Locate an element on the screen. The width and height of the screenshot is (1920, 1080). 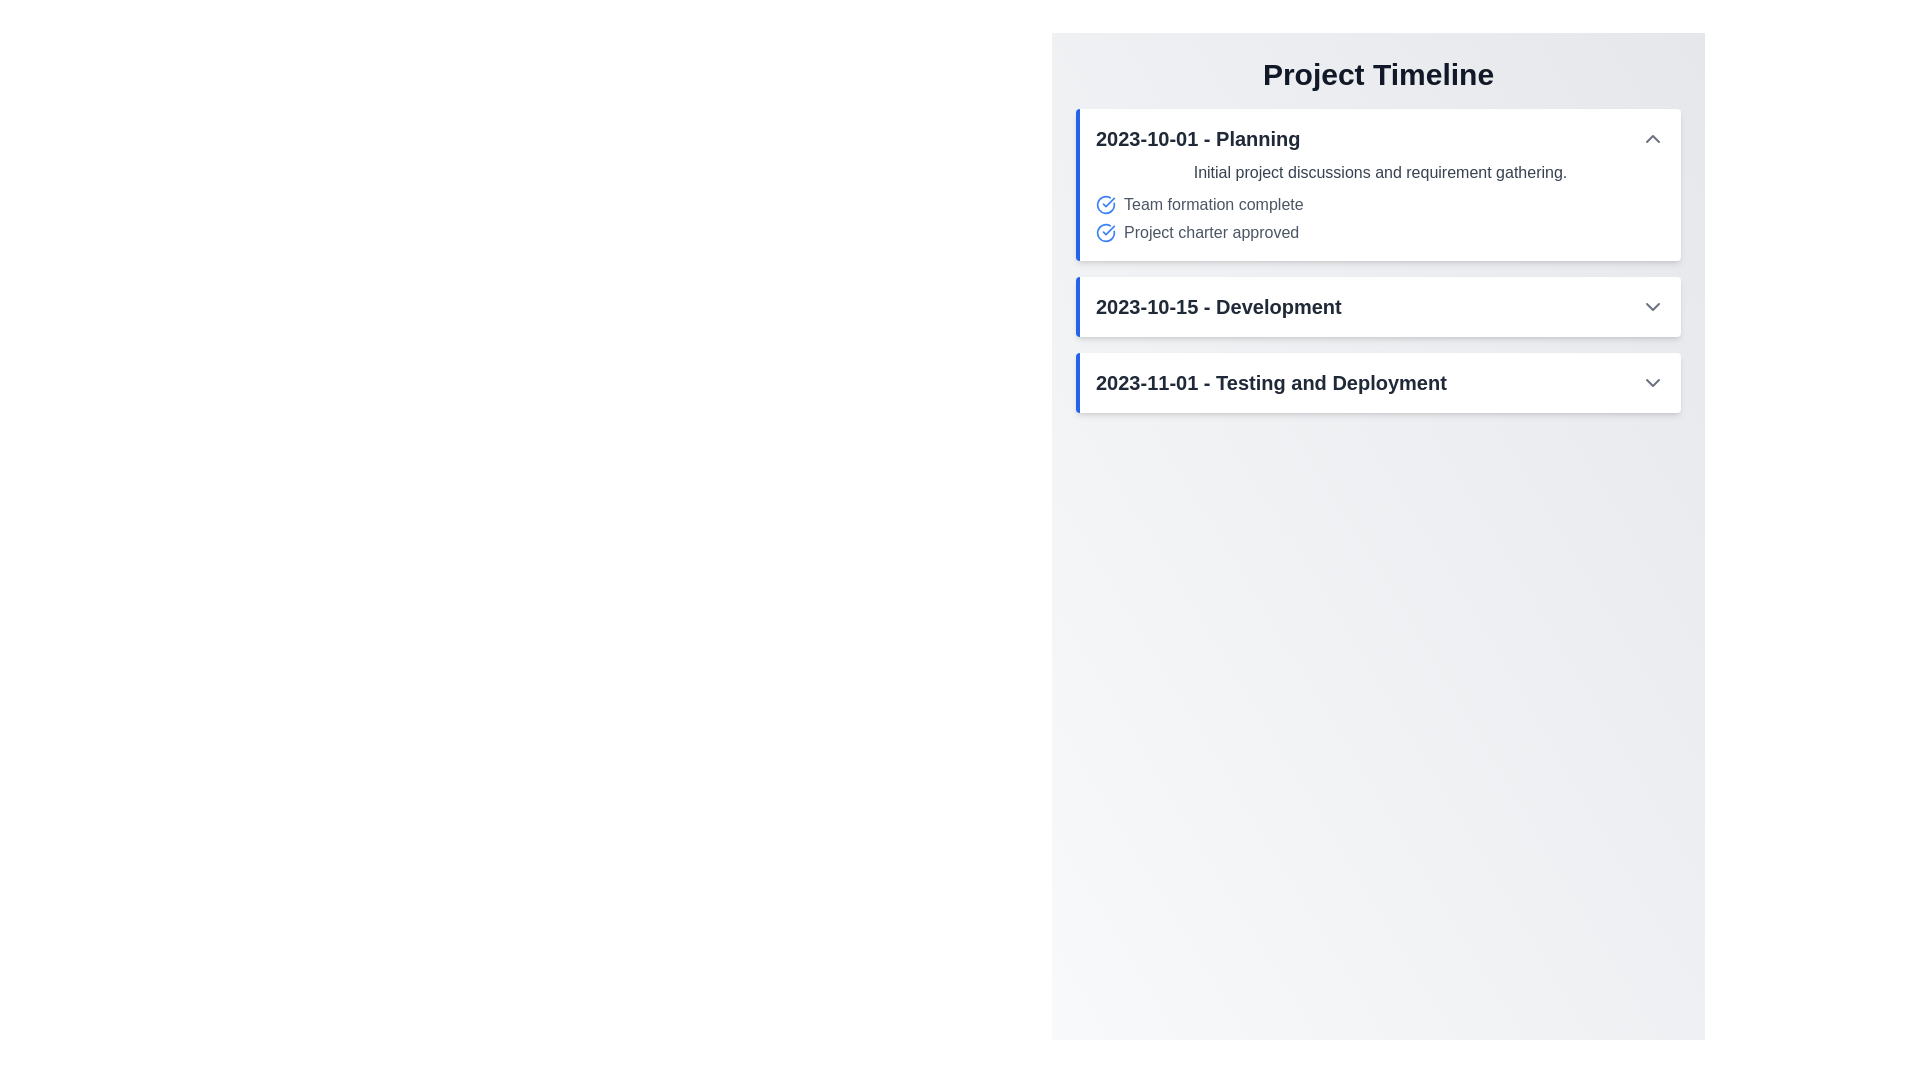
the Text Label that serves as the title for the 'Planning' section of the project timeline, positioned at the top of the section is located at coordinates (1198, 137).